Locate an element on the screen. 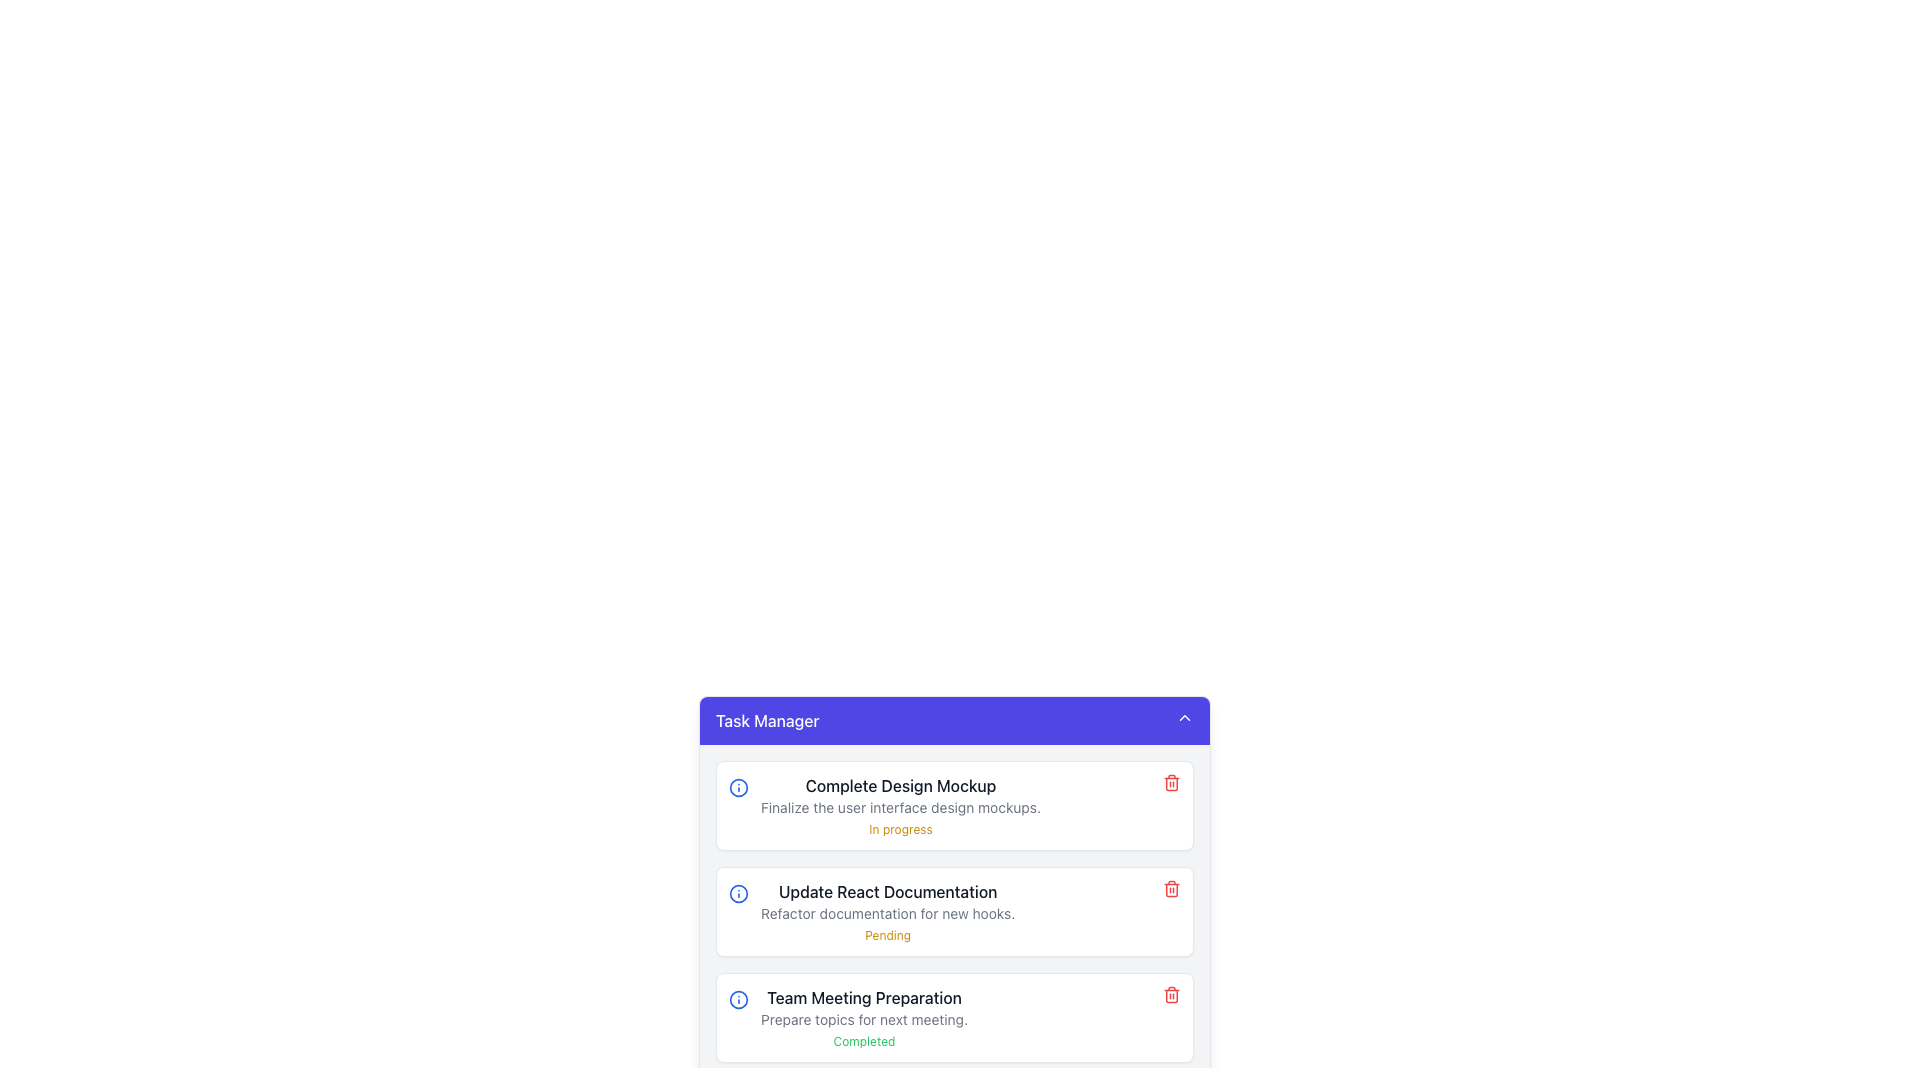 This screenshot has width=1920, height=1080. the circular information icon with a blue outline located in the task card labeled 'Complete Design Mockup' at the upper-left corner, preceding the title text is located at coordinates (738, 786).